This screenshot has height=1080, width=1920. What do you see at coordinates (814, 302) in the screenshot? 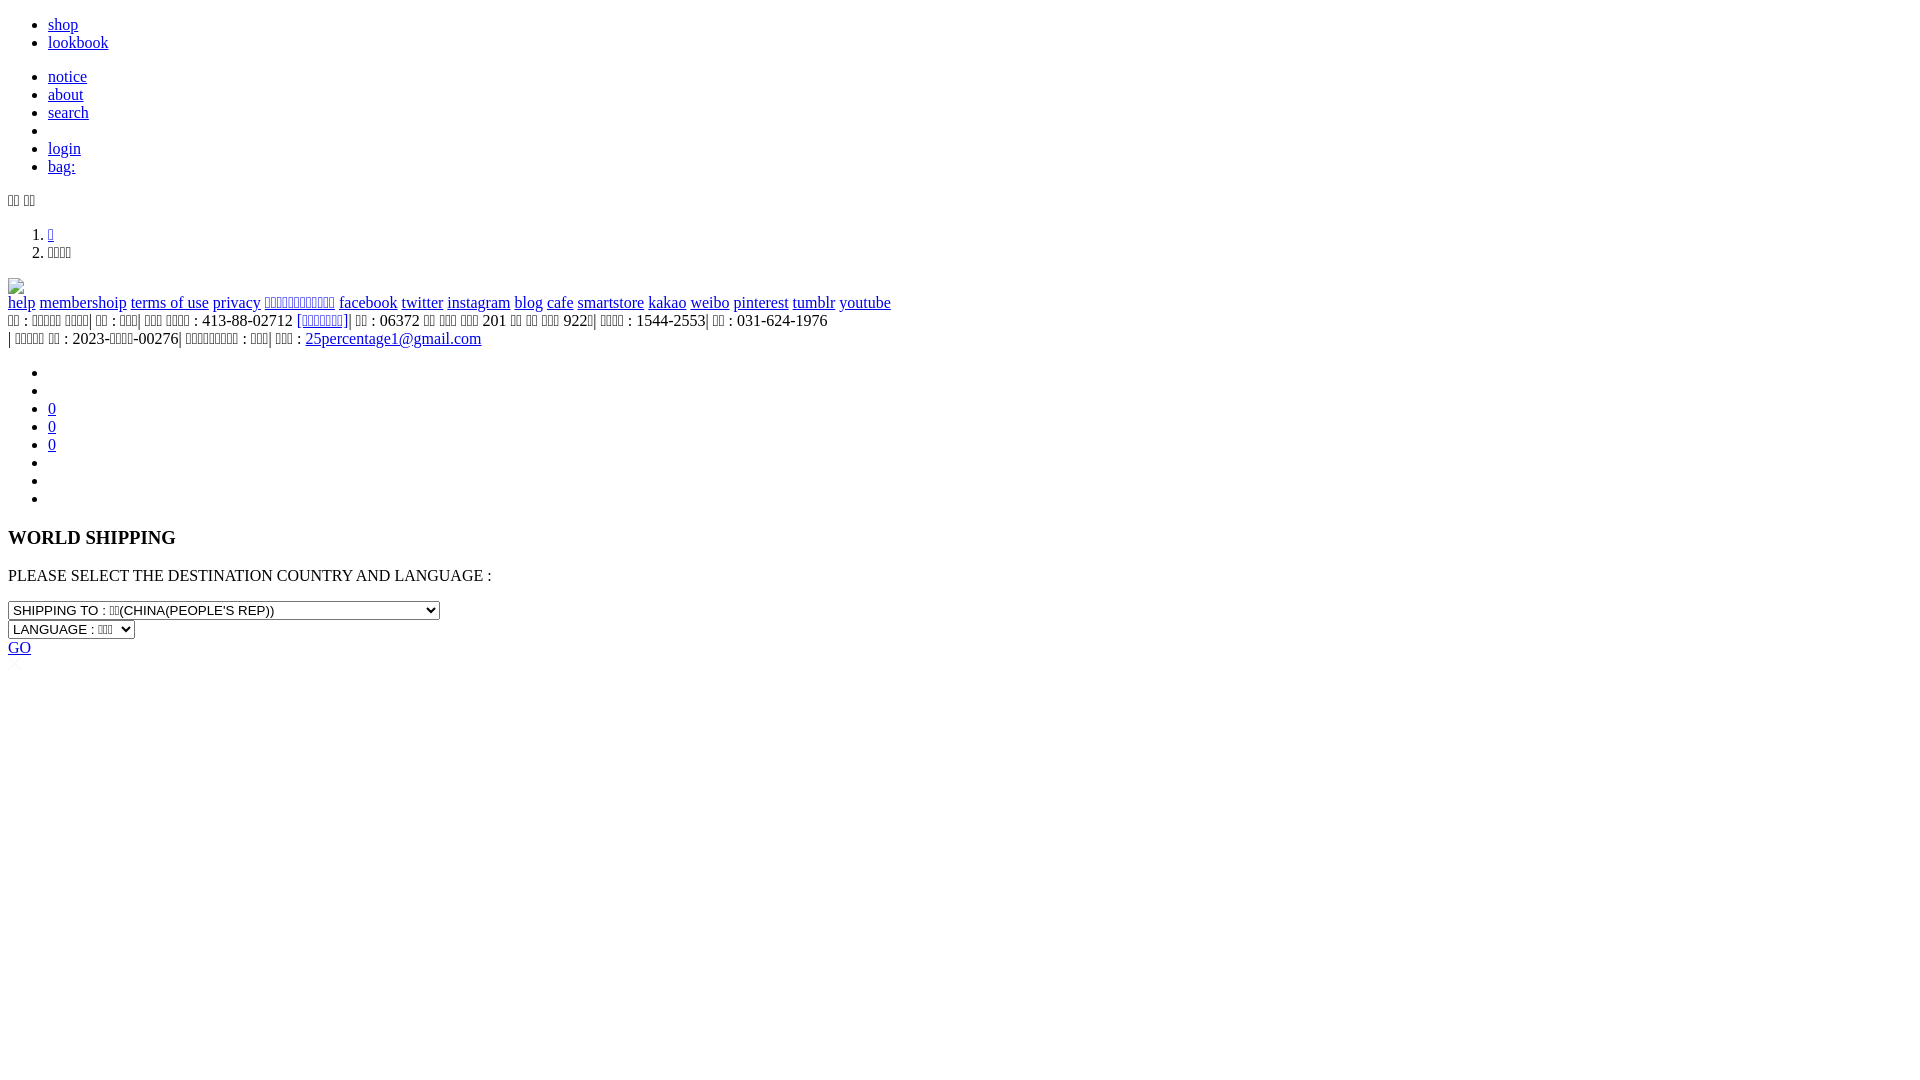
I see `'tumblr'` at bounding box center [814, 302].